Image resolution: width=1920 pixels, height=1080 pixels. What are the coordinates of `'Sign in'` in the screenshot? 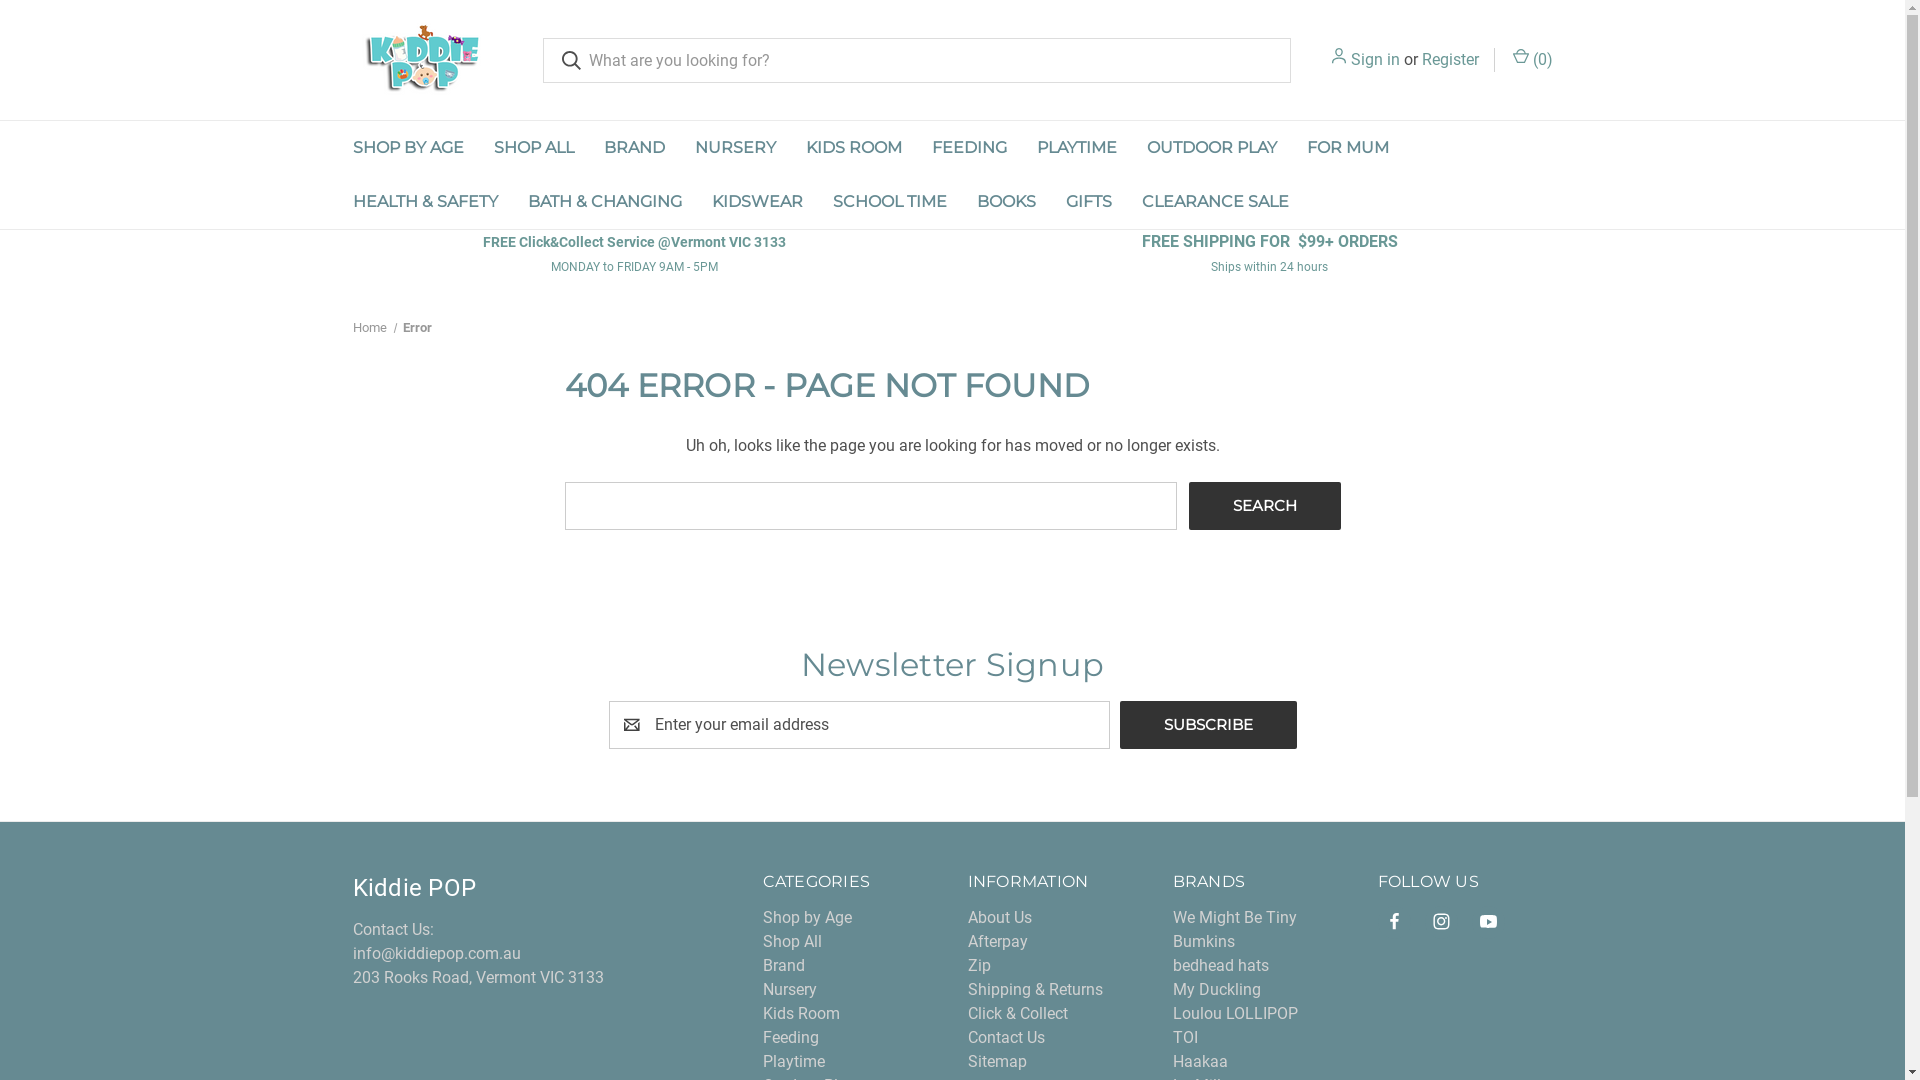 It's located at (1373, 59).